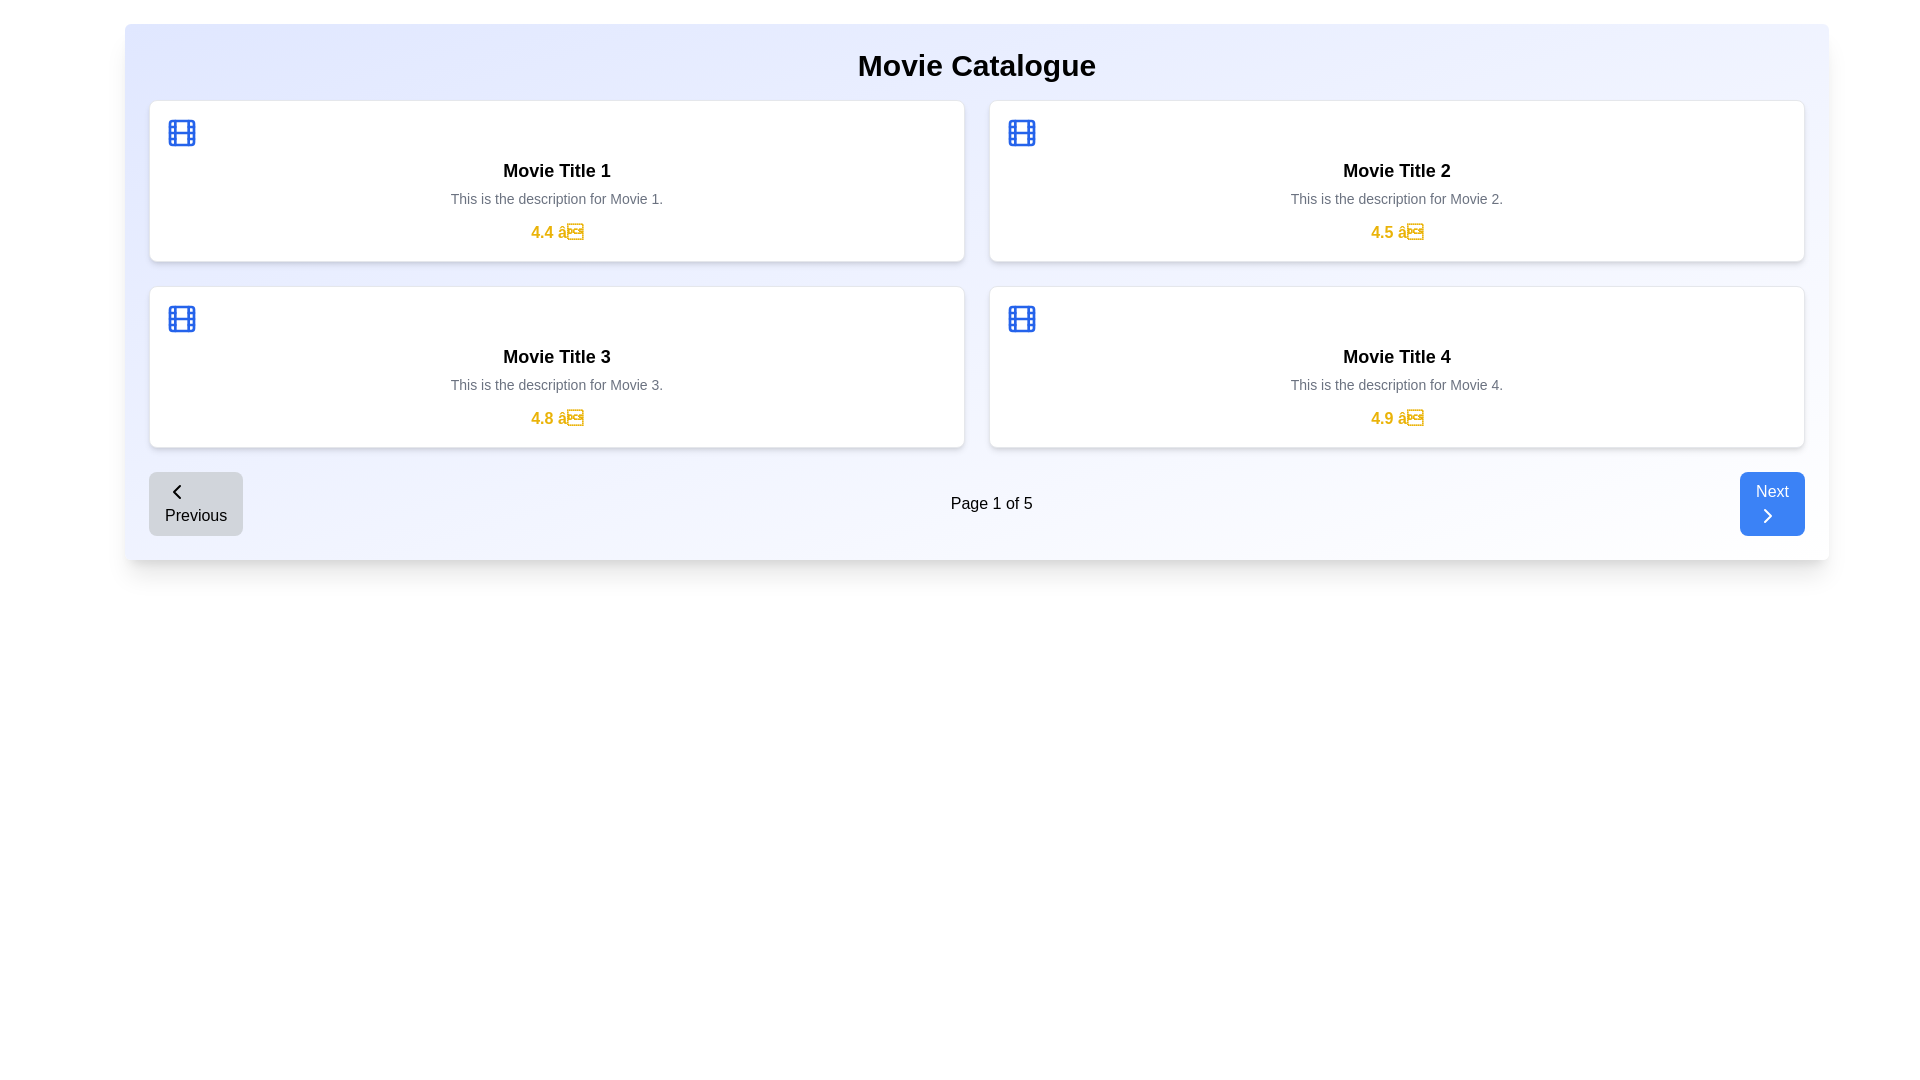 Image resolution: width=1920 pixels, height=1080 pixels. Describe the element at coordinates (177, 492) in the screenshot. I see `the left chevron icon within the 'Previous' button, located in the bottom-left corner of the page` at that location.